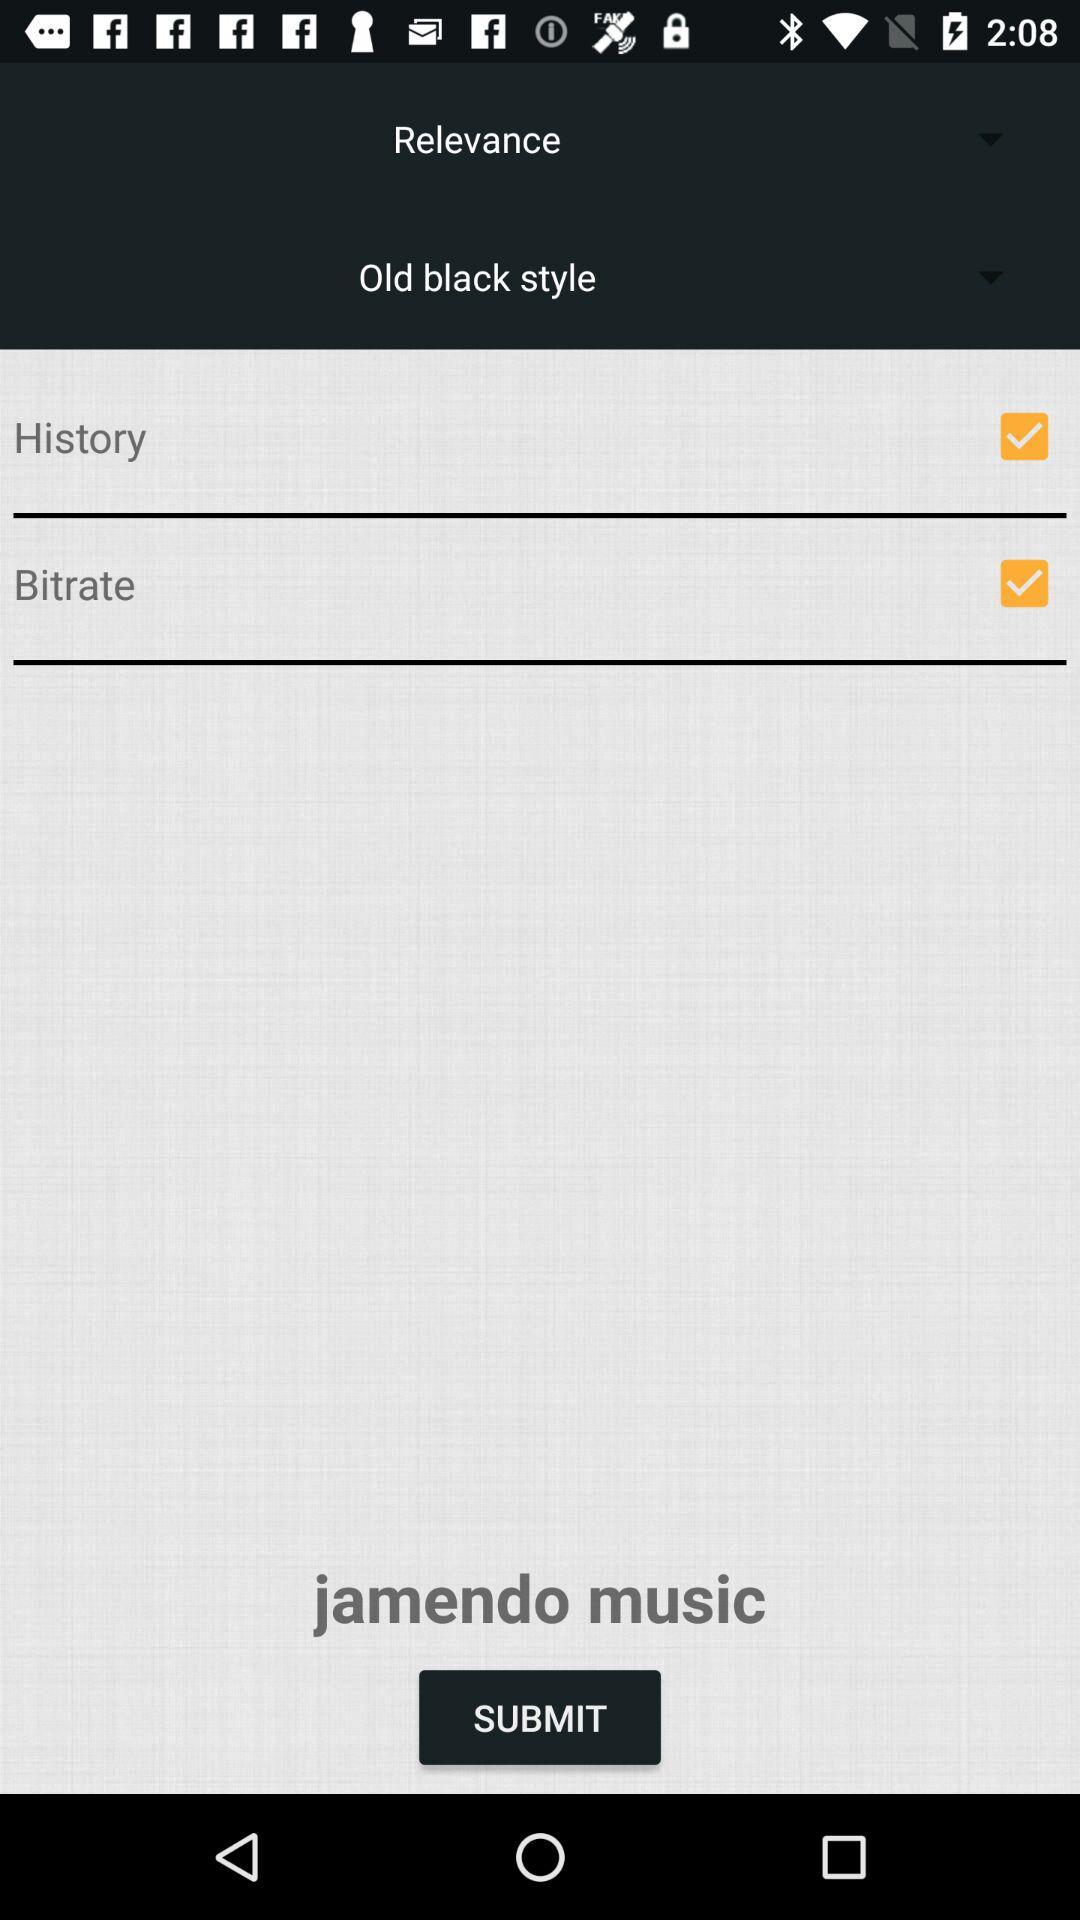 The width and height of the screenshot is (1080, 1920). What do you see at coordinates (1024, 435) in the screenshot?
I see `this button allows you to select your history` at bounding box center [1024, 435].